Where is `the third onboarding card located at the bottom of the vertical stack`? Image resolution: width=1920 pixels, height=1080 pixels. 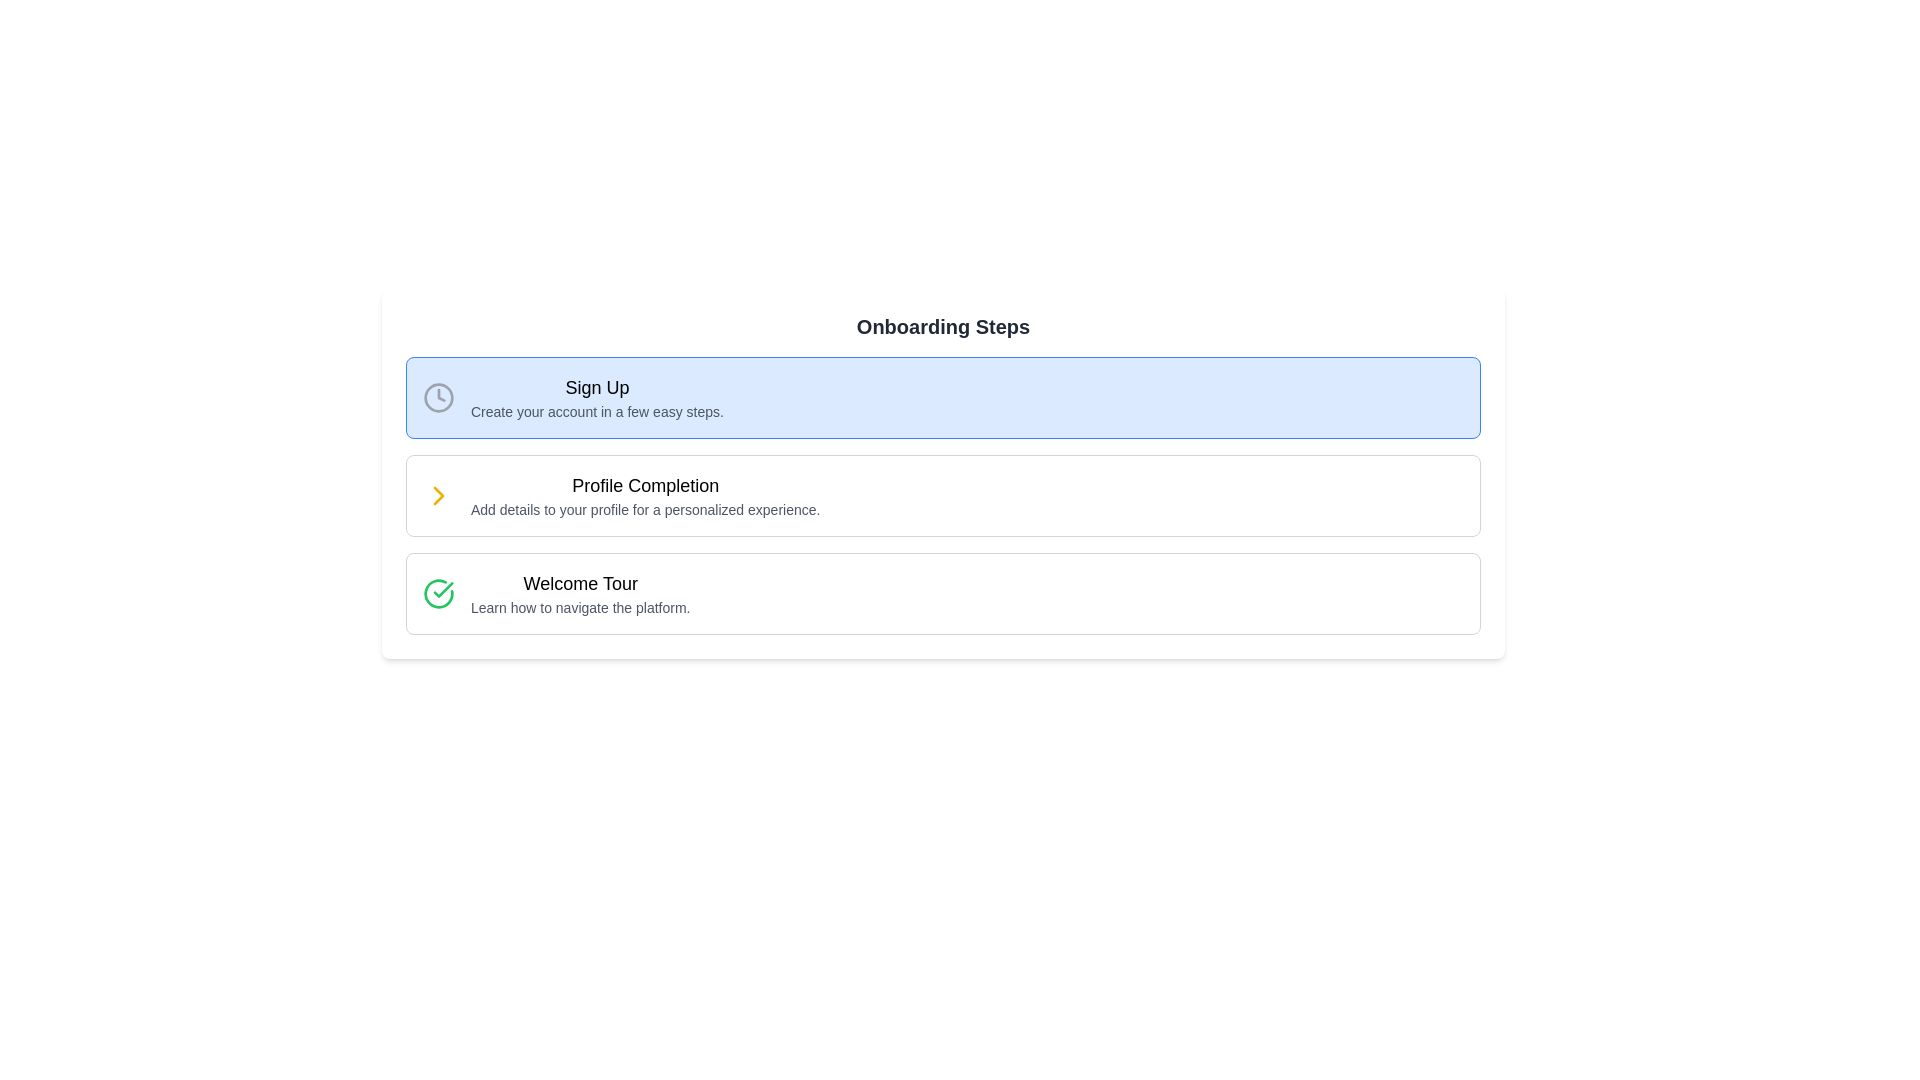
the third onboarding card located at the bottom of the vertical stack is located at coordinates (942, 593).